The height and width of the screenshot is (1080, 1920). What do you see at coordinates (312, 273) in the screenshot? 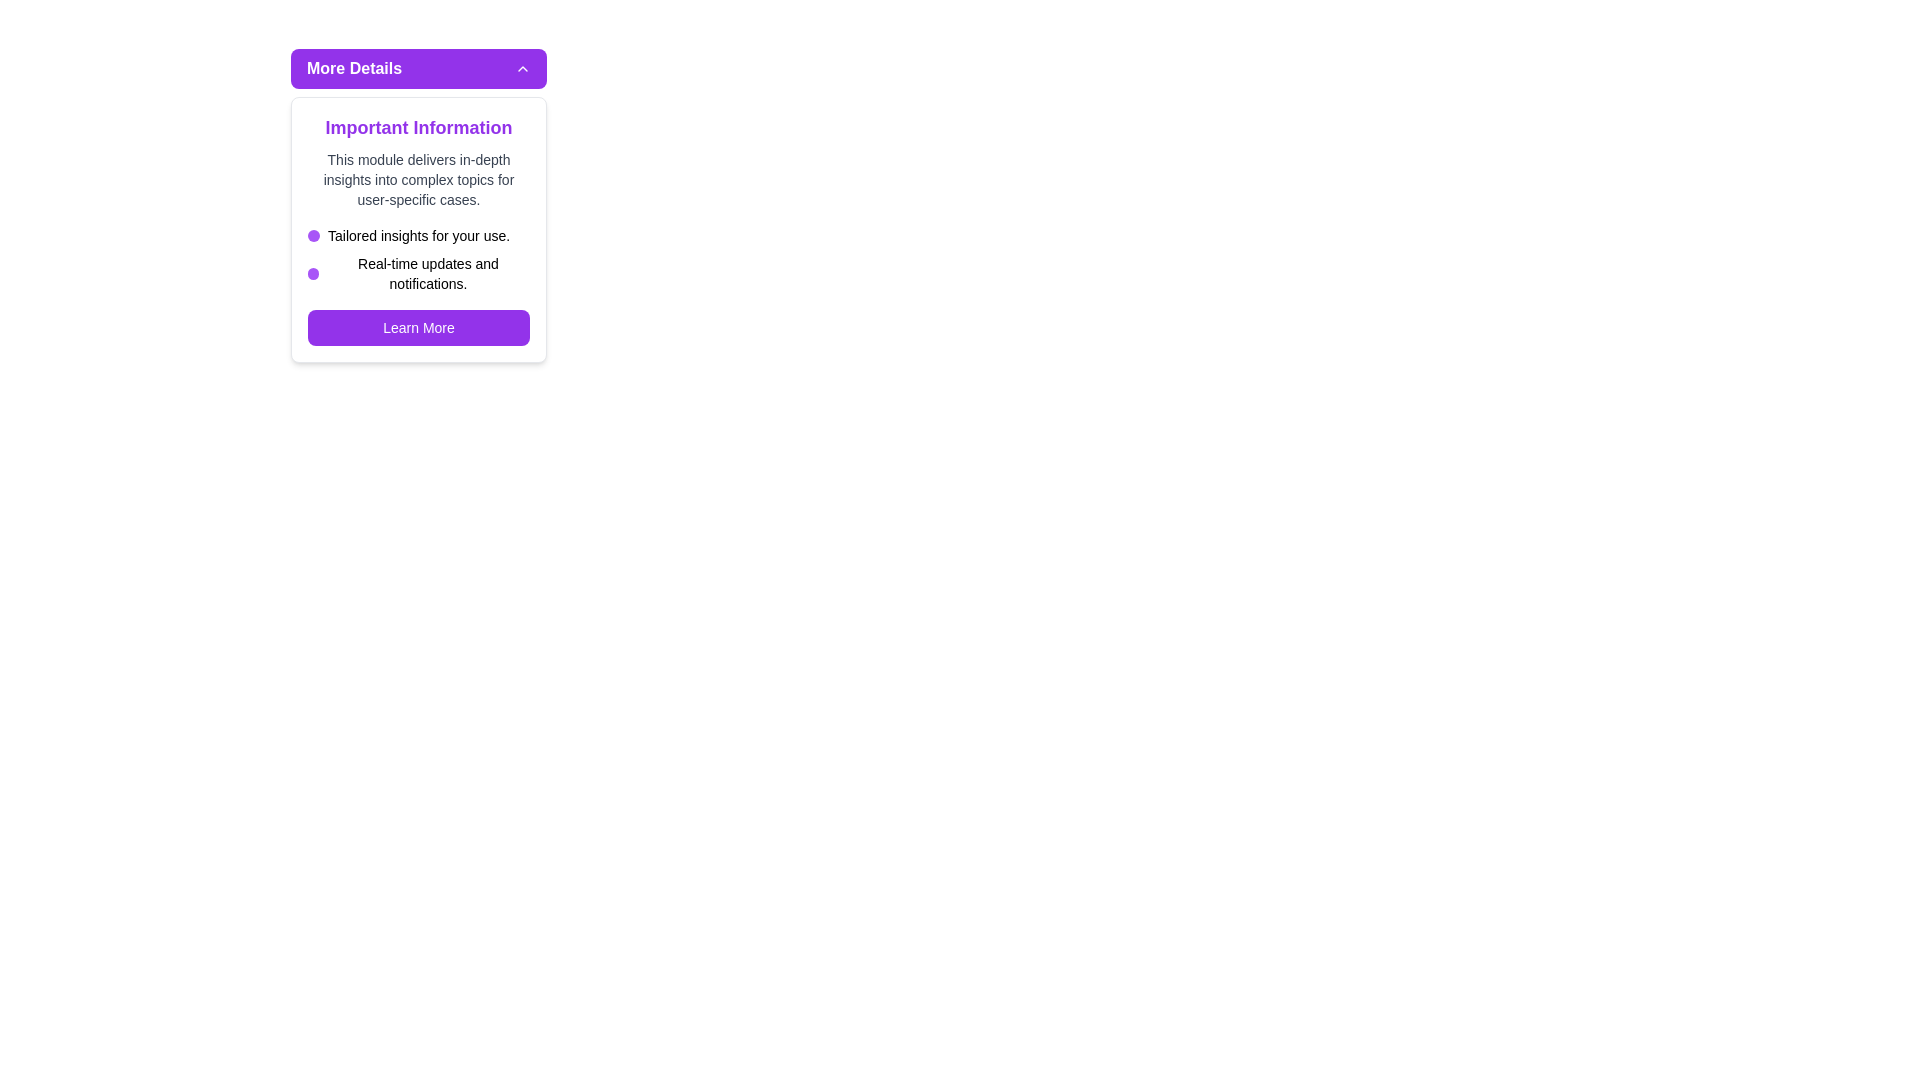
I see `the visual marker or notification indicator located to the left of the text 'Real-time updates and notifications' within the 'Important Information' section` at bounding box center [312, 273].